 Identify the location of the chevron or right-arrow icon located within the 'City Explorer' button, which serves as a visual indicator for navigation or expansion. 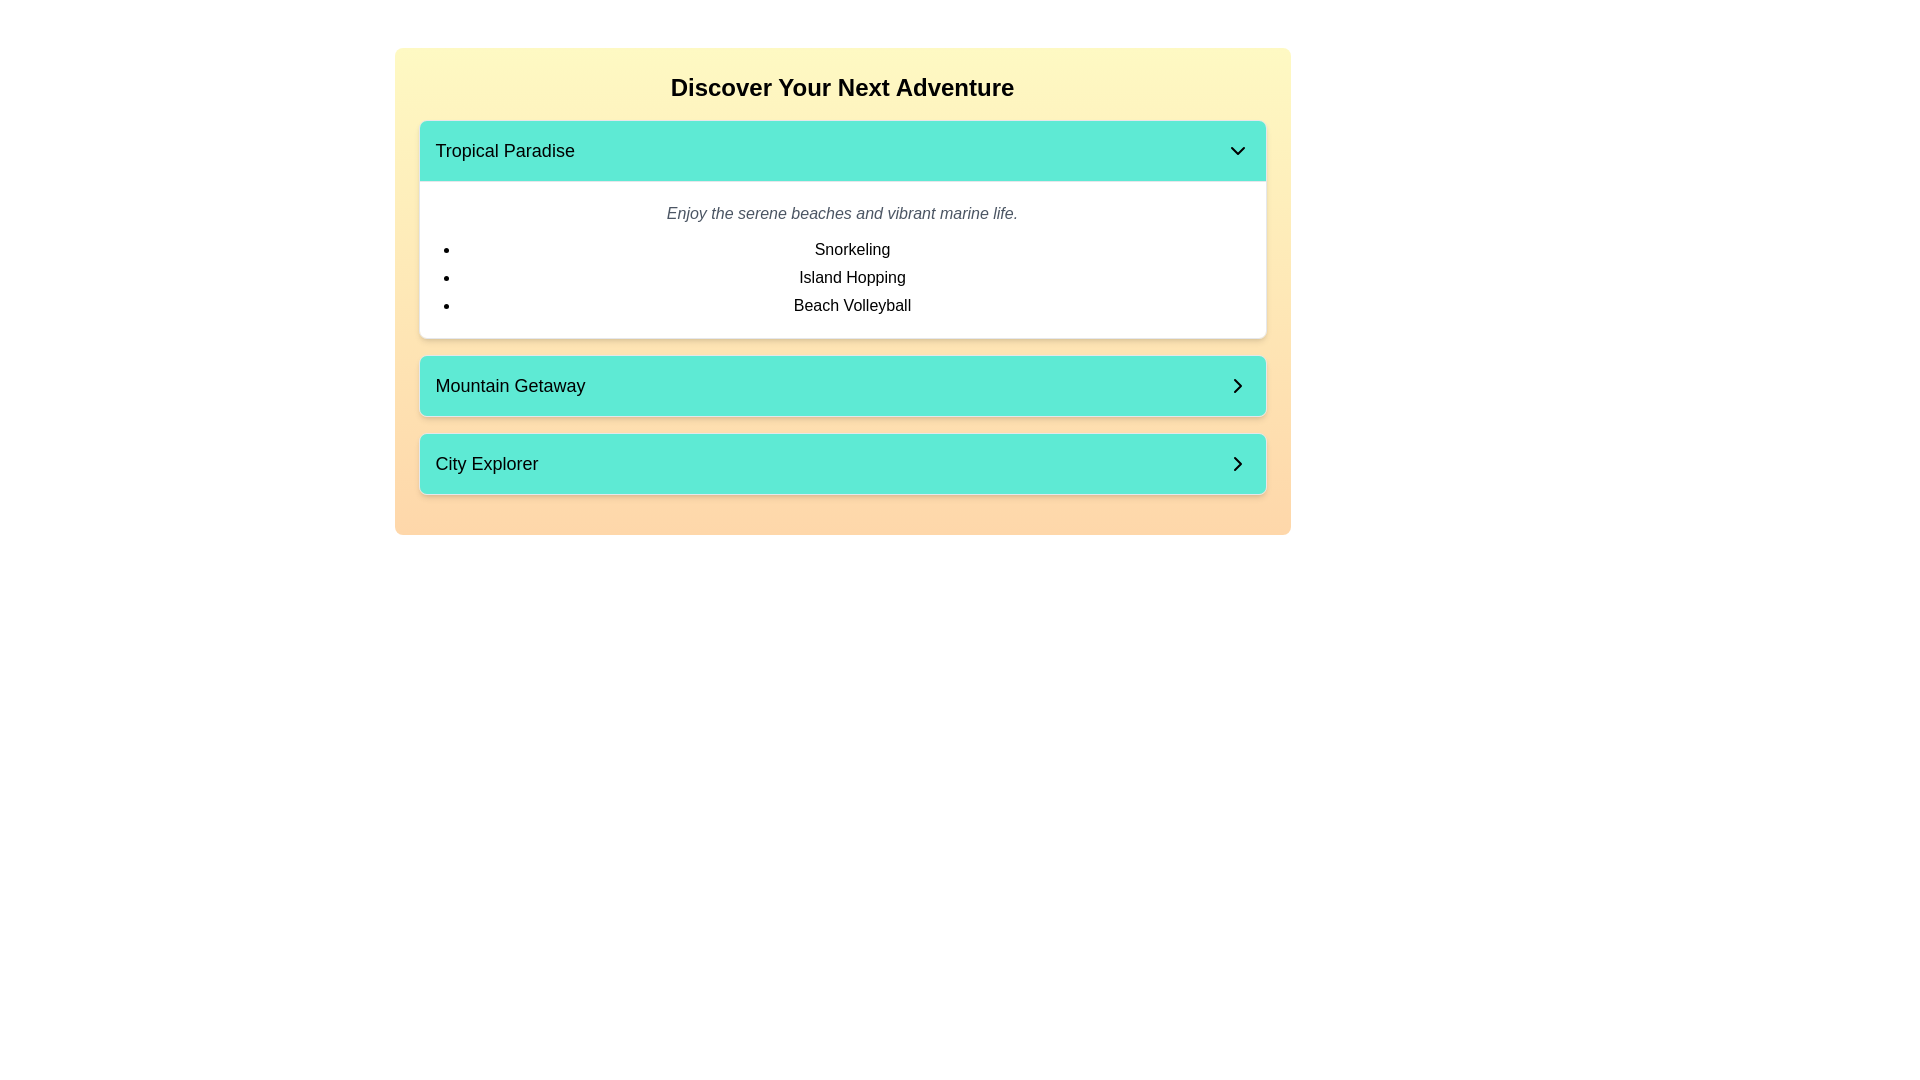
(1236, 463).